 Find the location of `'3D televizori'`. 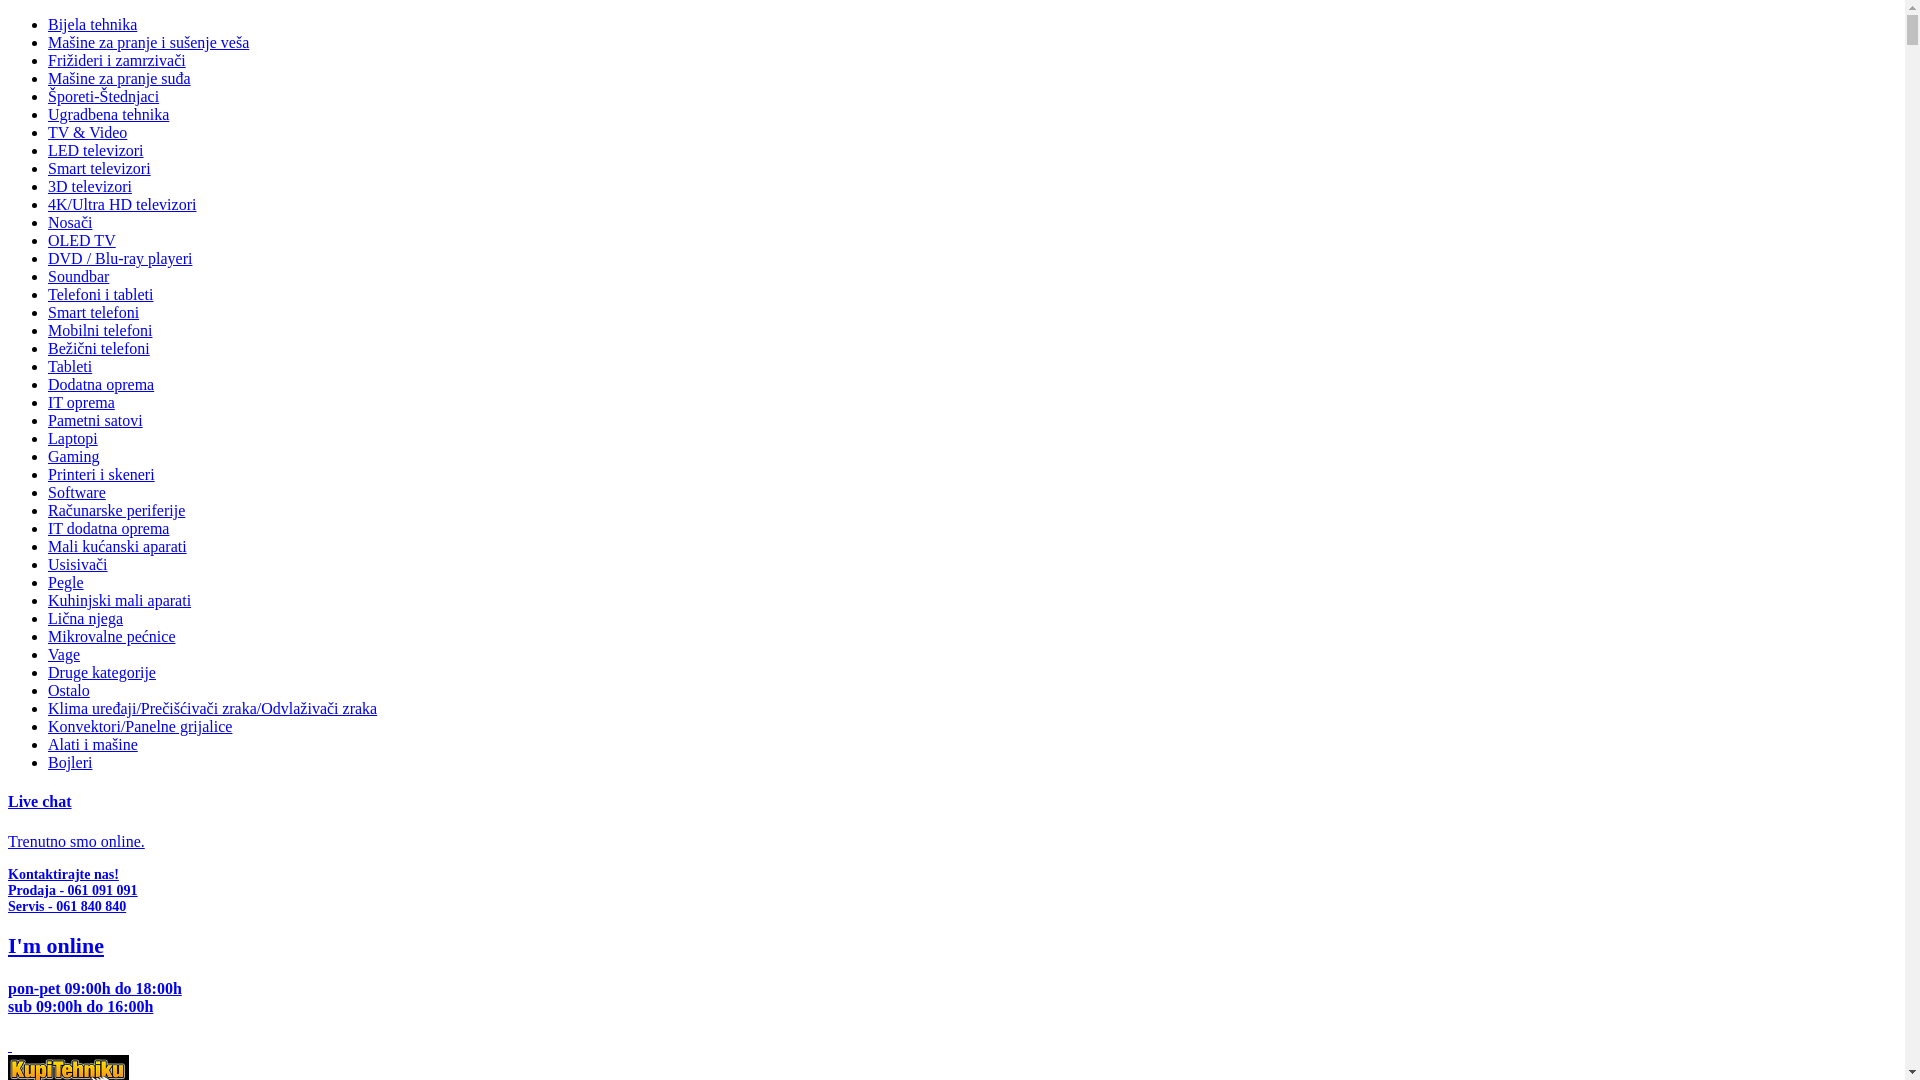

'3D televizori' is located at coordinates (89, 186).